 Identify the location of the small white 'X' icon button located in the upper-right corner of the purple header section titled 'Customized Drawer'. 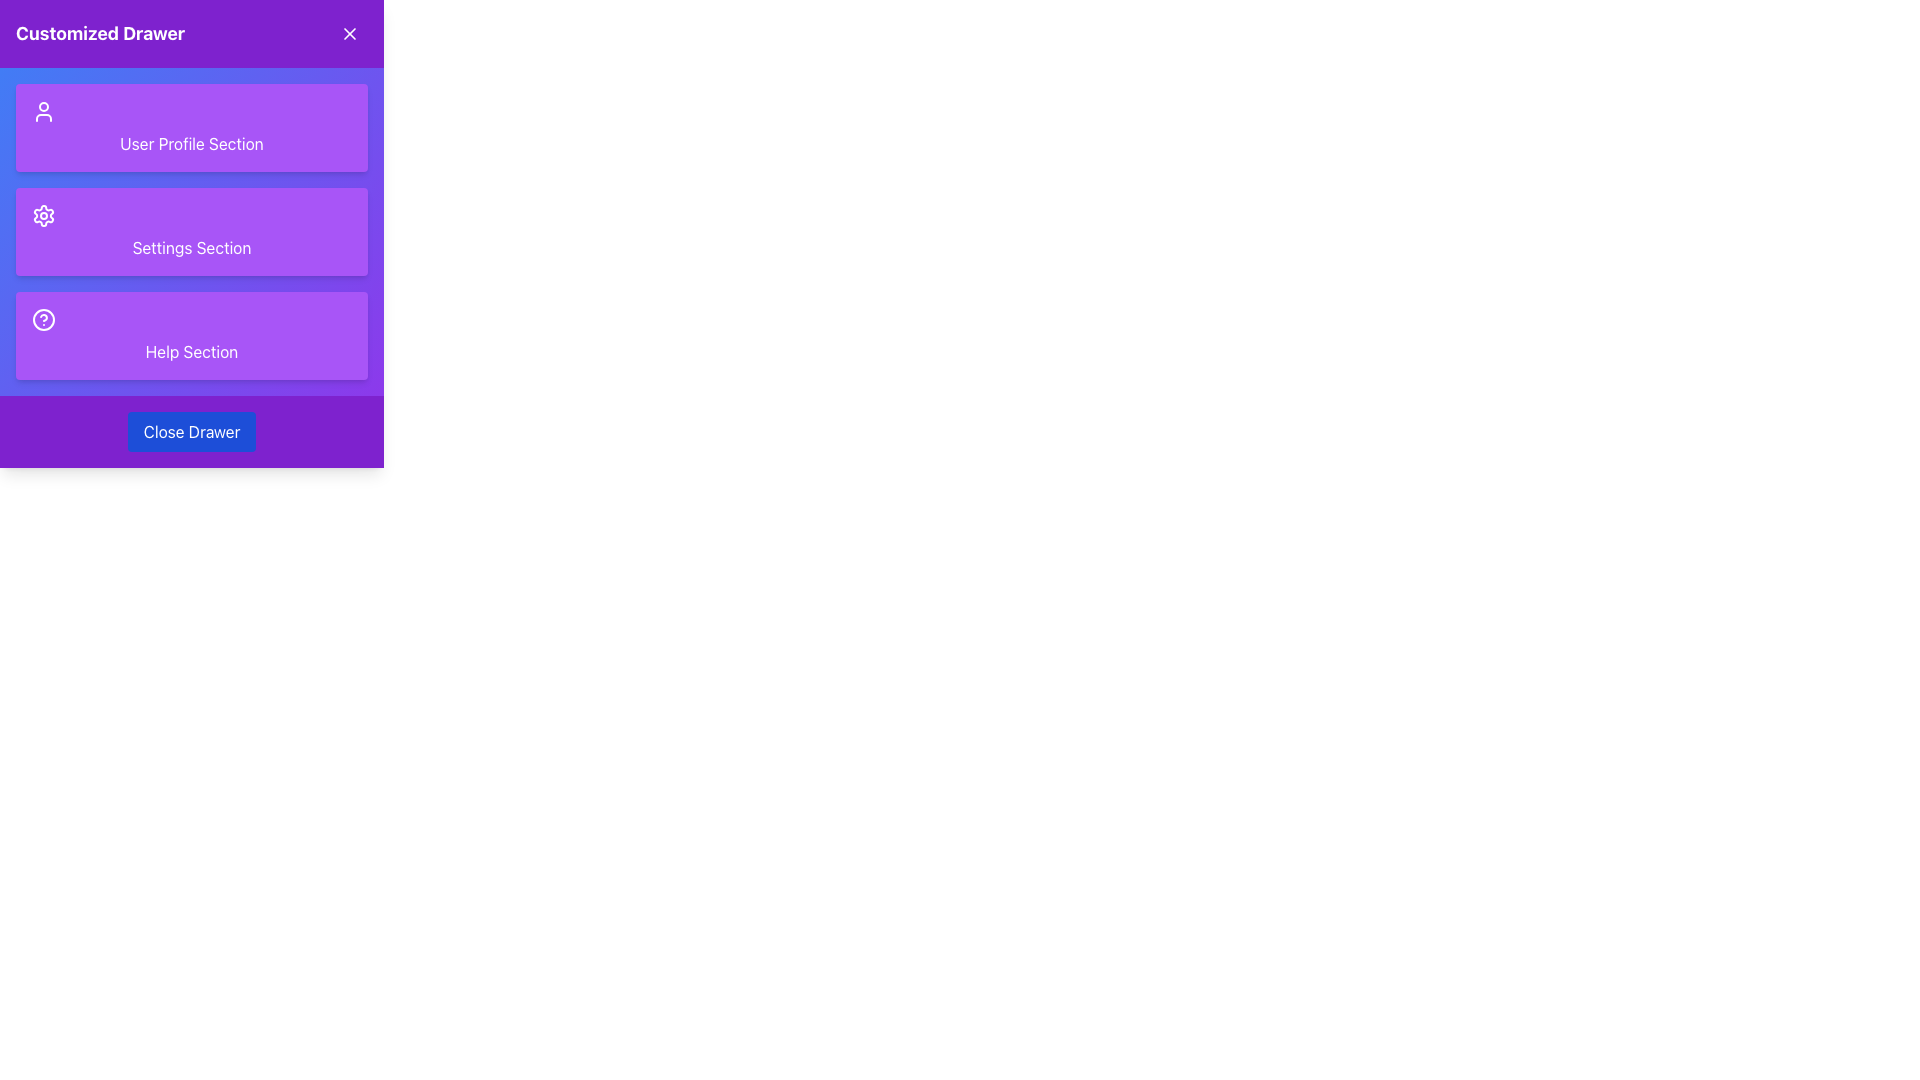
(350, 34).